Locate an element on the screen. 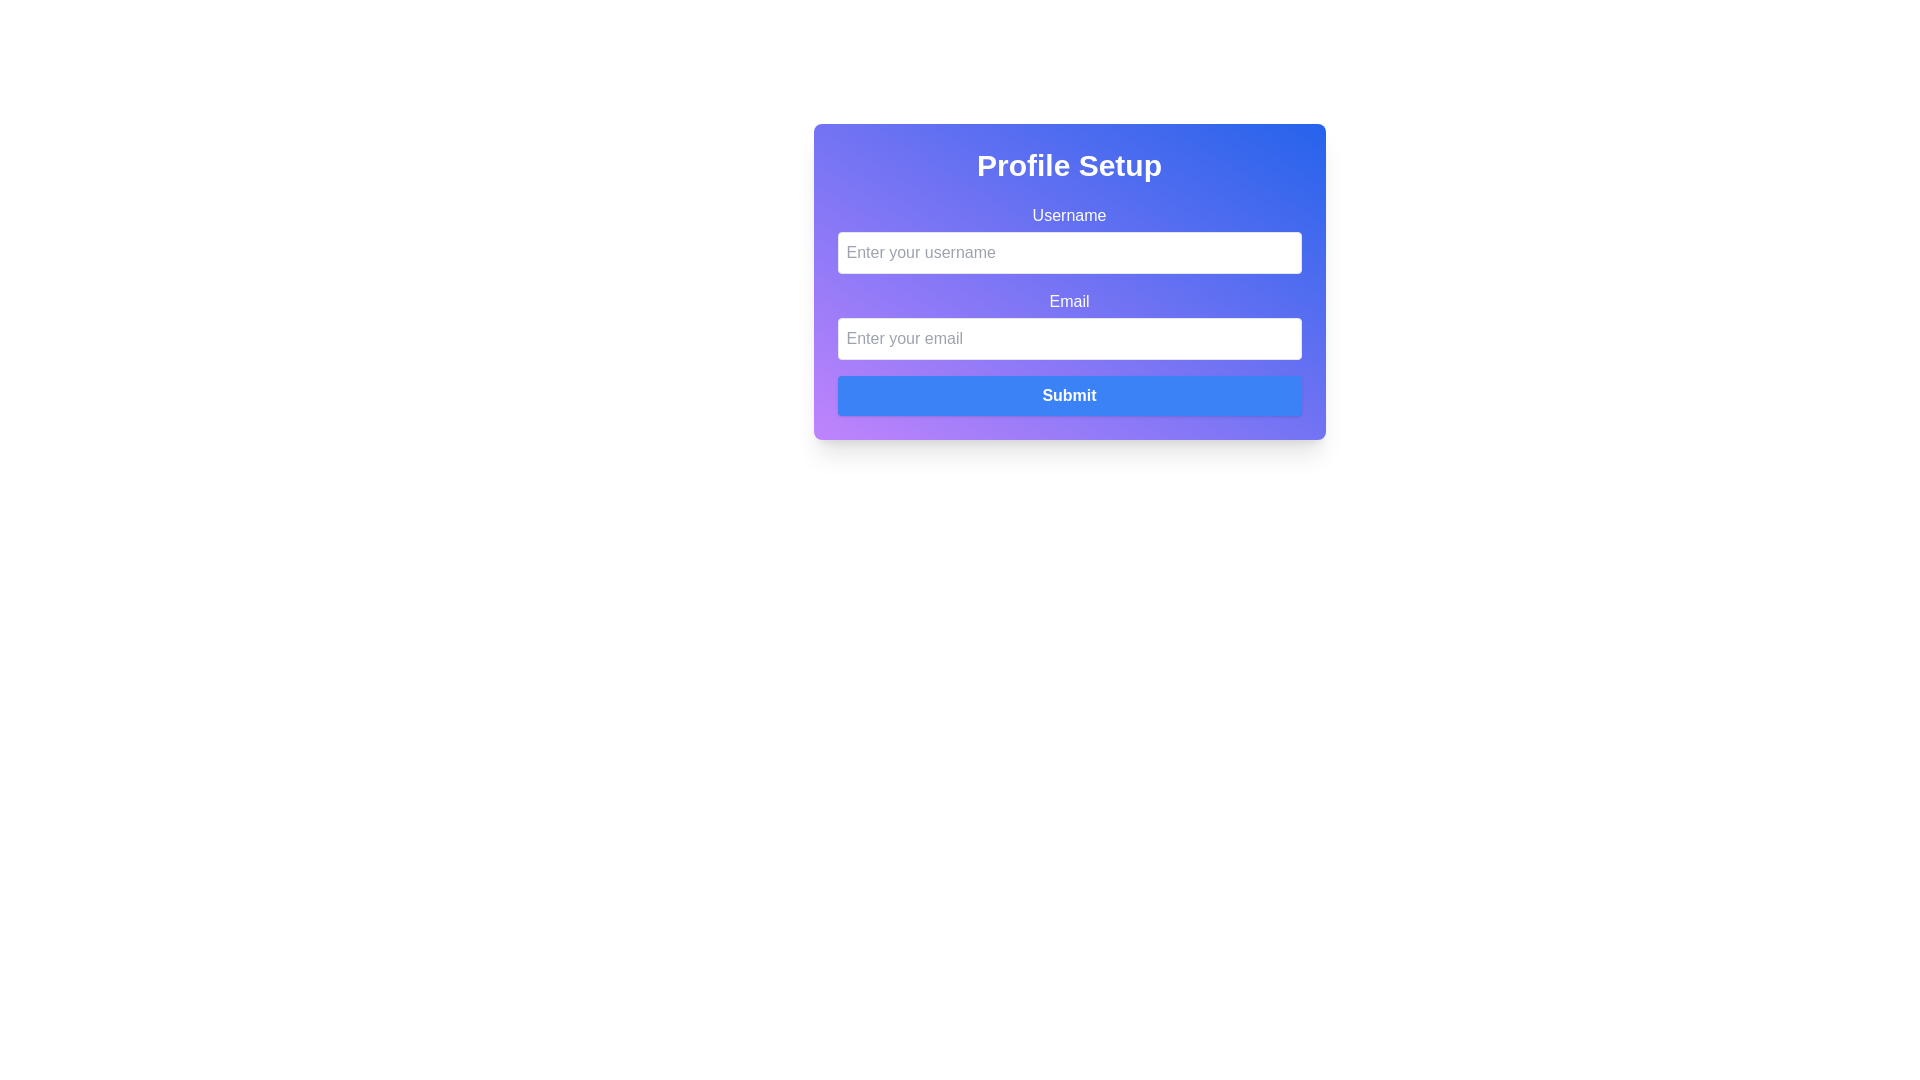  the 'Username' text input field, which is the first input field in the form with a white background and labeled 'Username' is located at coordinates (1068, 238).